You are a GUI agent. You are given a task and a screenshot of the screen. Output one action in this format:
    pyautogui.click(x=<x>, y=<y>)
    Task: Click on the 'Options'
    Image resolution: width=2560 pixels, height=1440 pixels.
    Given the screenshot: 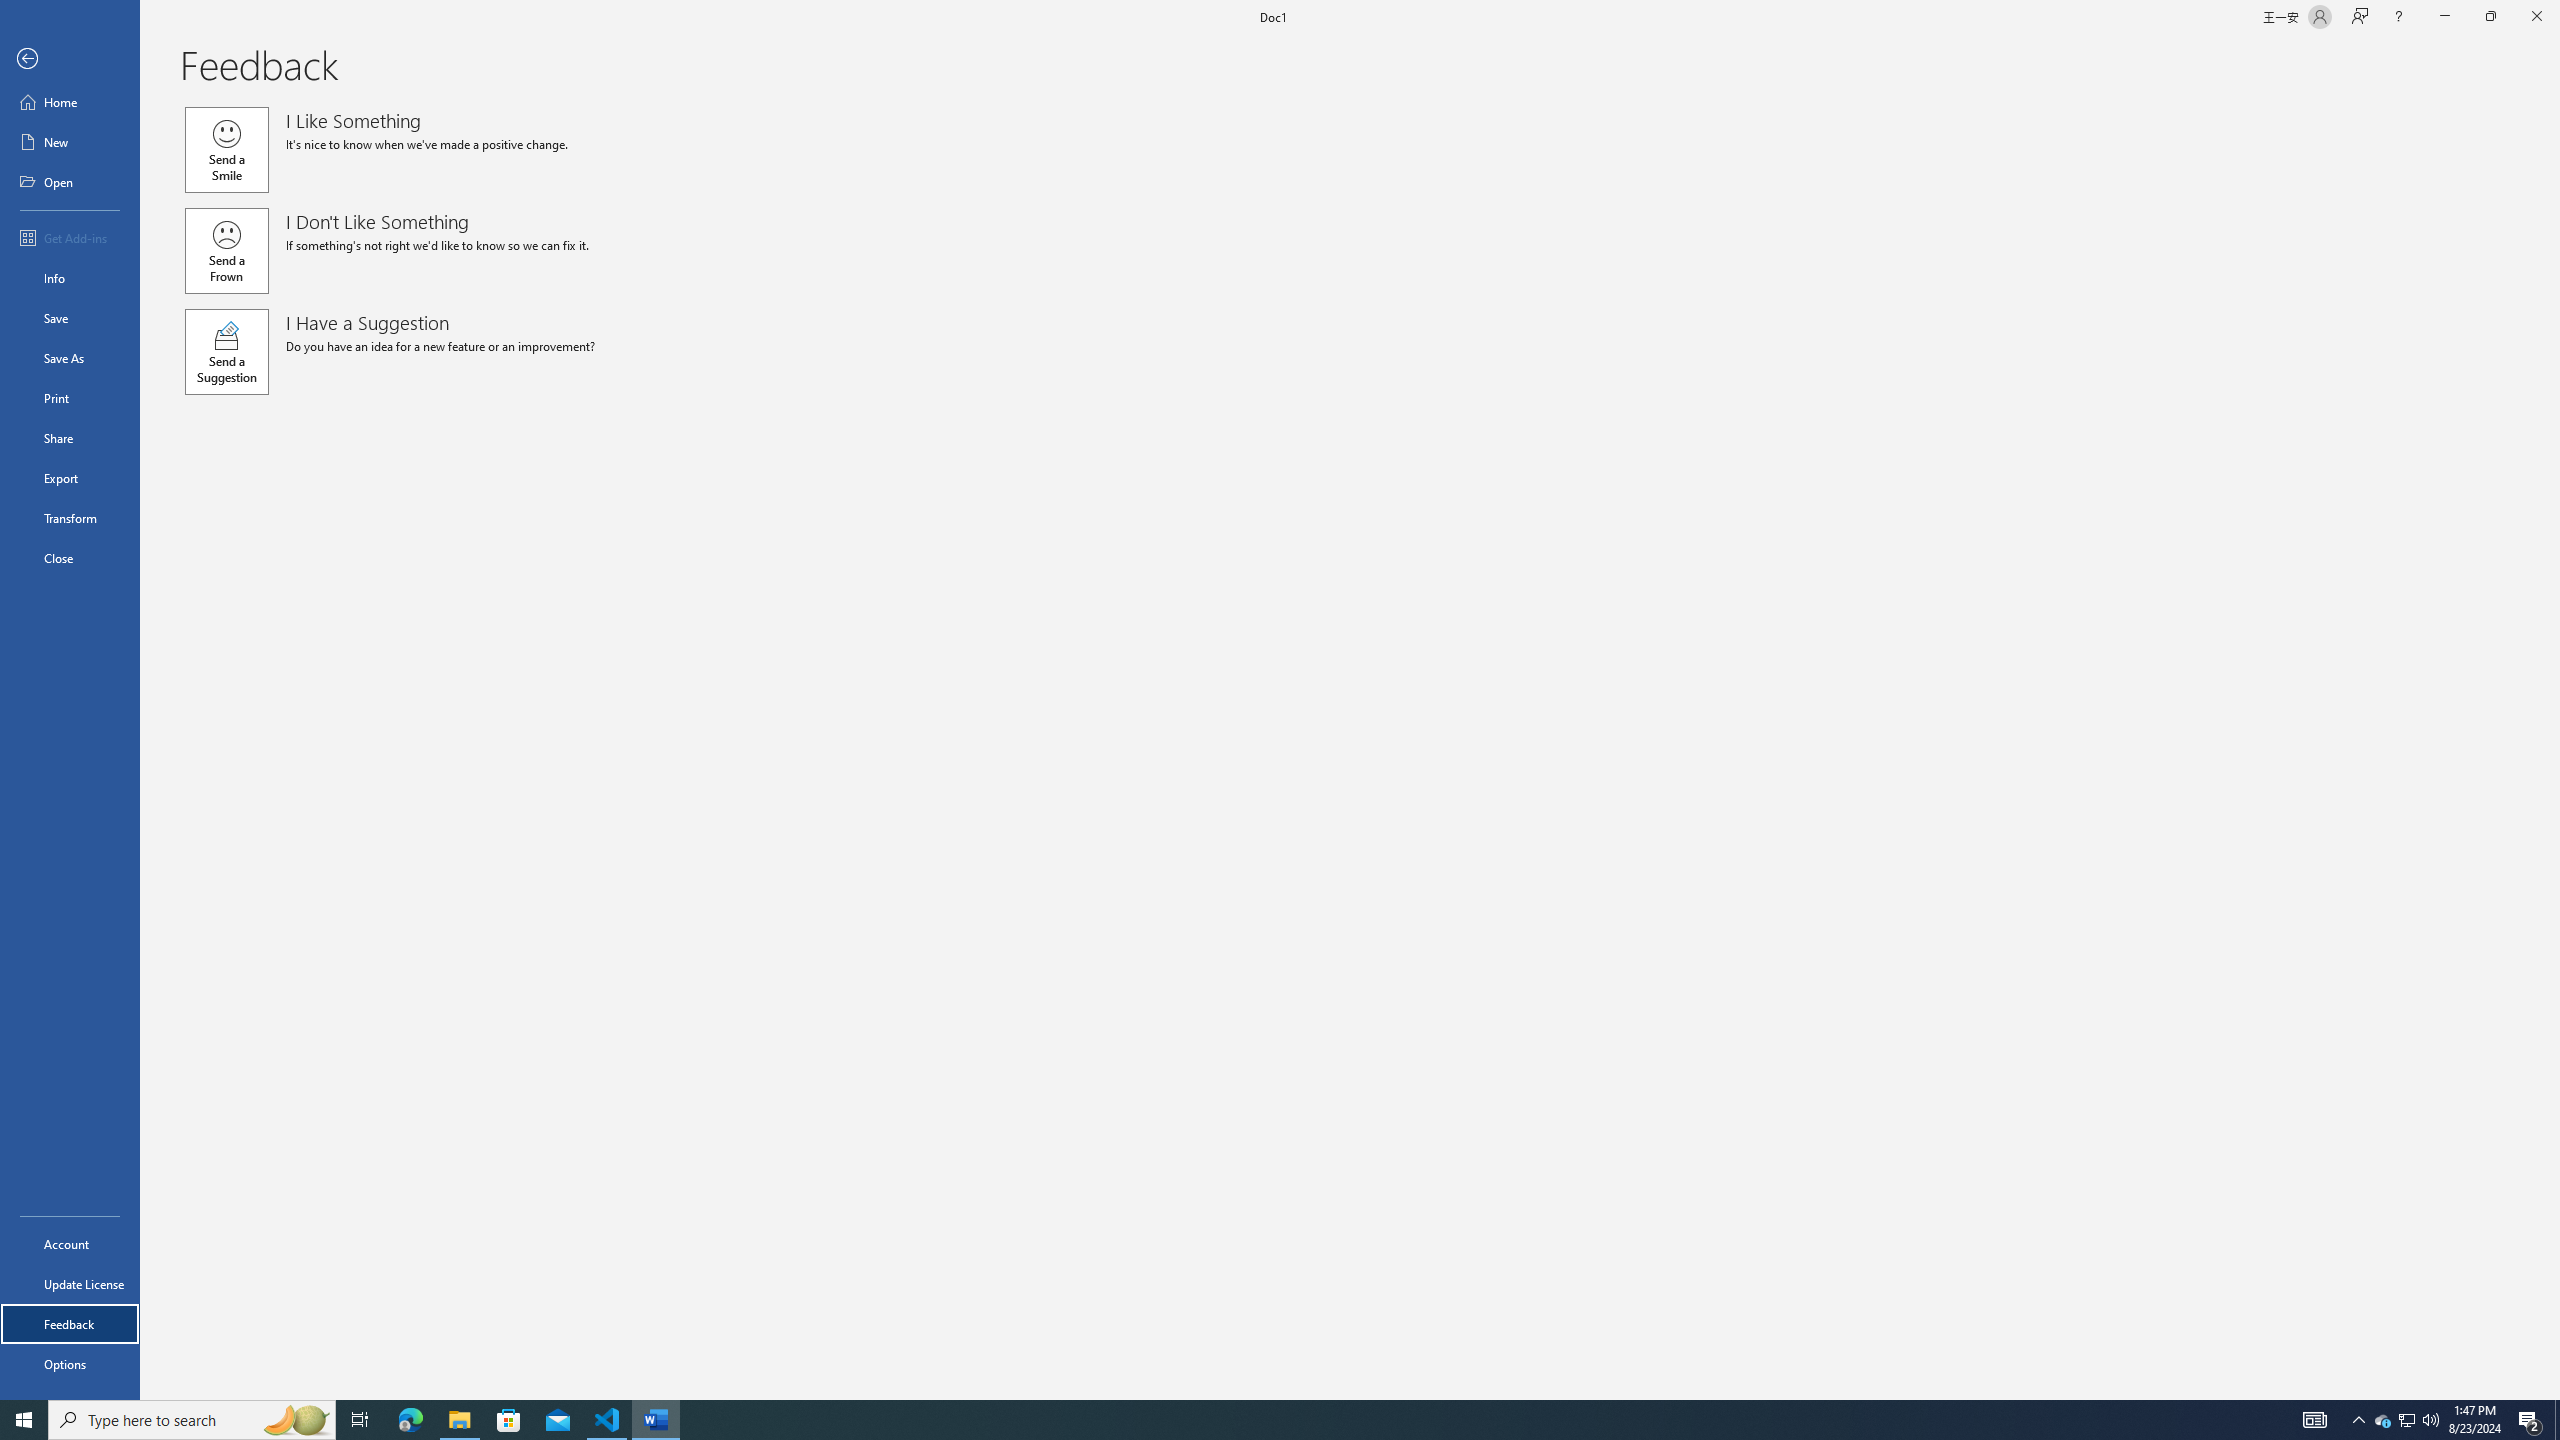 What is the action you would take?
    pyautogui.click(x=69, y=1363)
    